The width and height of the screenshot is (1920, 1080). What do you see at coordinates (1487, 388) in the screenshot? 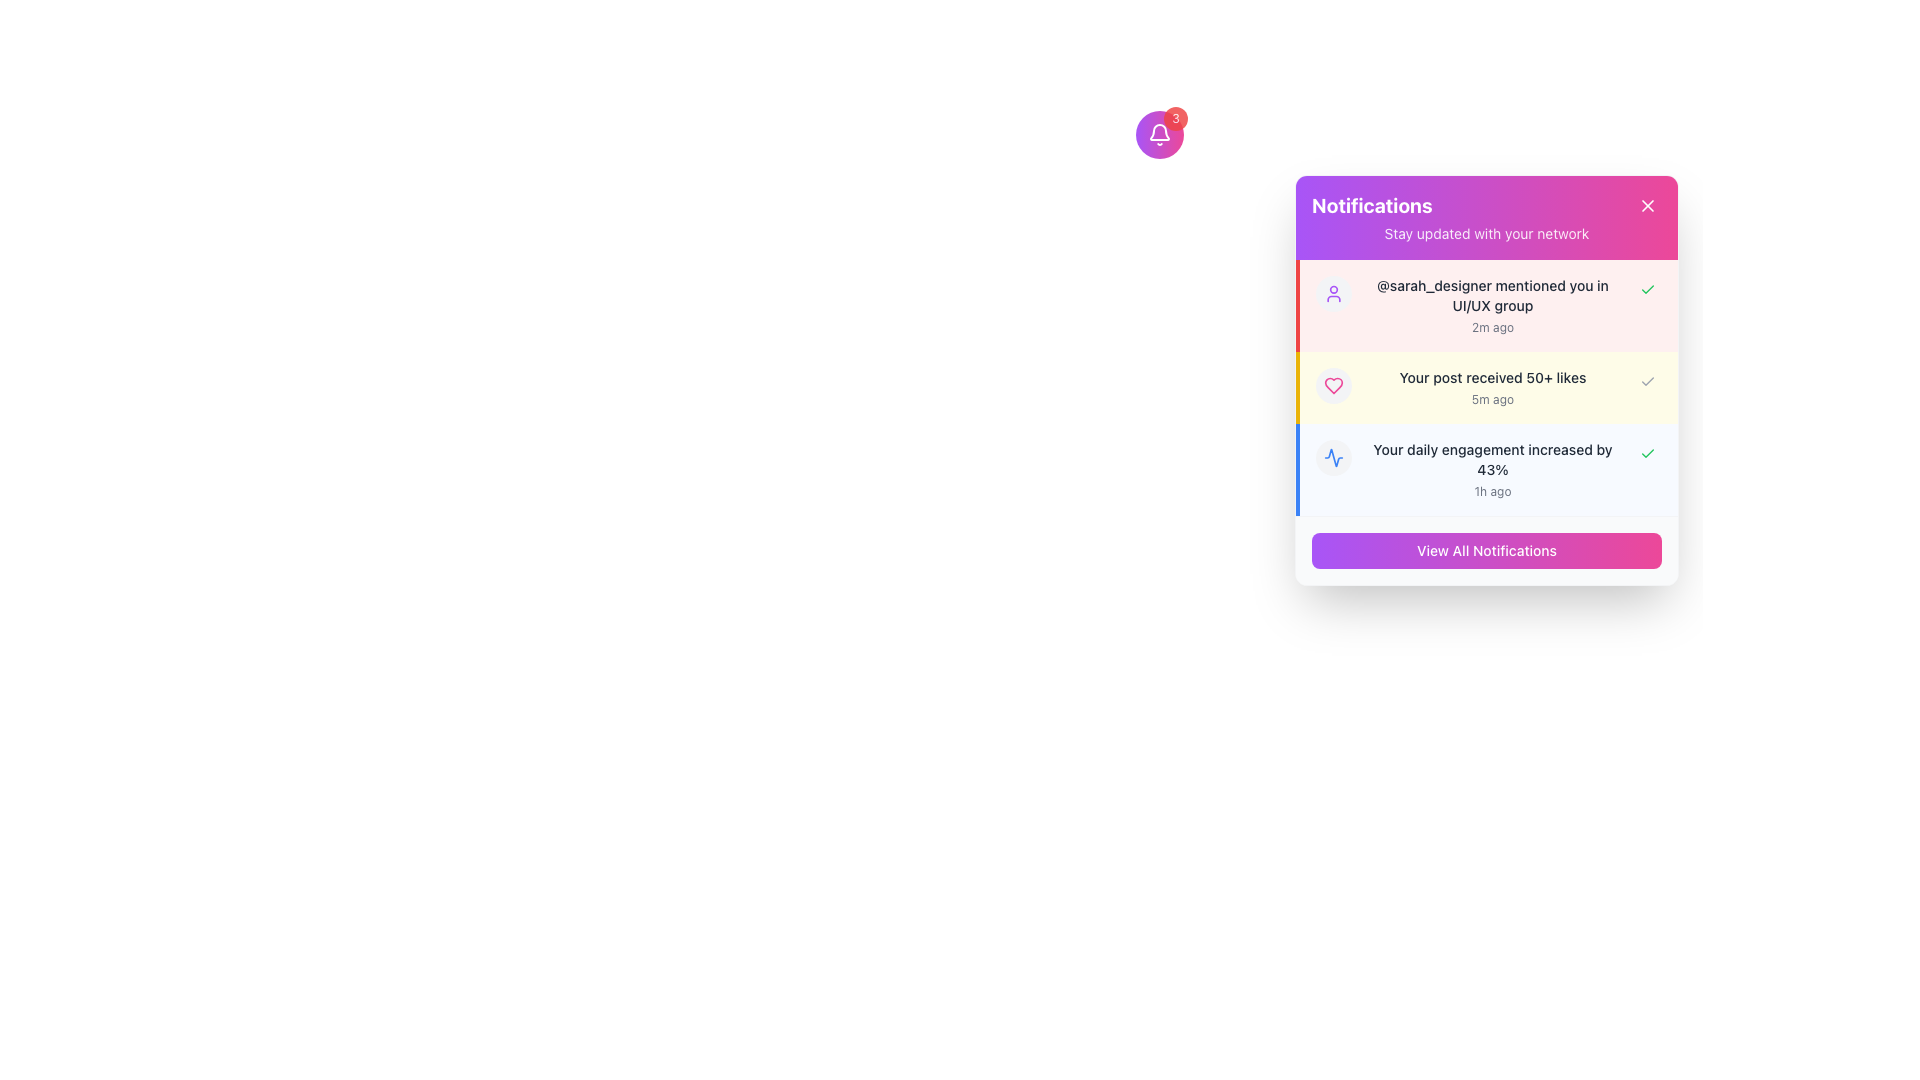
I see `the checkmark associated with the second notification in the 'Notifications' dropdown panel, which indicates that a post received over 50 likes, to mark it as read` at bounding box center [1487, 388].